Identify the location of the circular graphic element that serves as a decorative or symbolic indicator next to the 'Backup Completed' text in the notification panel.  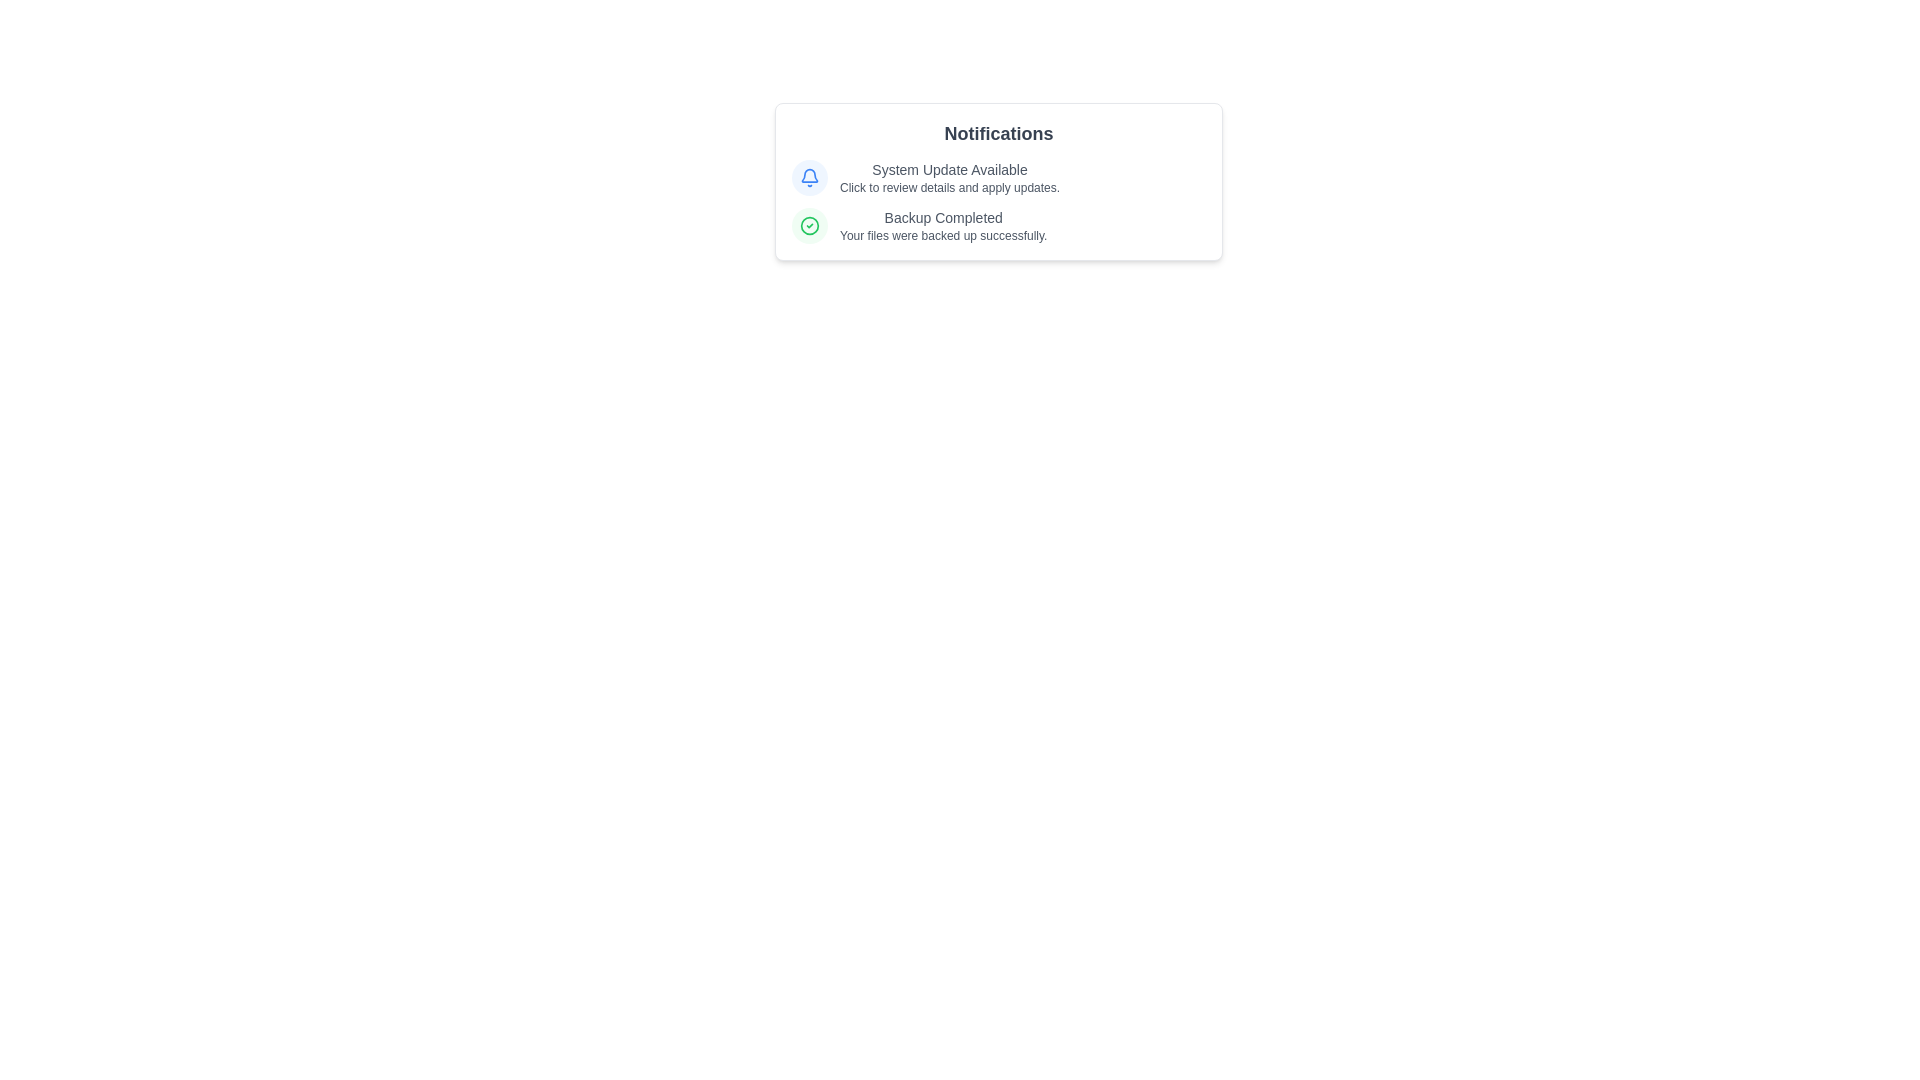
(810, 225).